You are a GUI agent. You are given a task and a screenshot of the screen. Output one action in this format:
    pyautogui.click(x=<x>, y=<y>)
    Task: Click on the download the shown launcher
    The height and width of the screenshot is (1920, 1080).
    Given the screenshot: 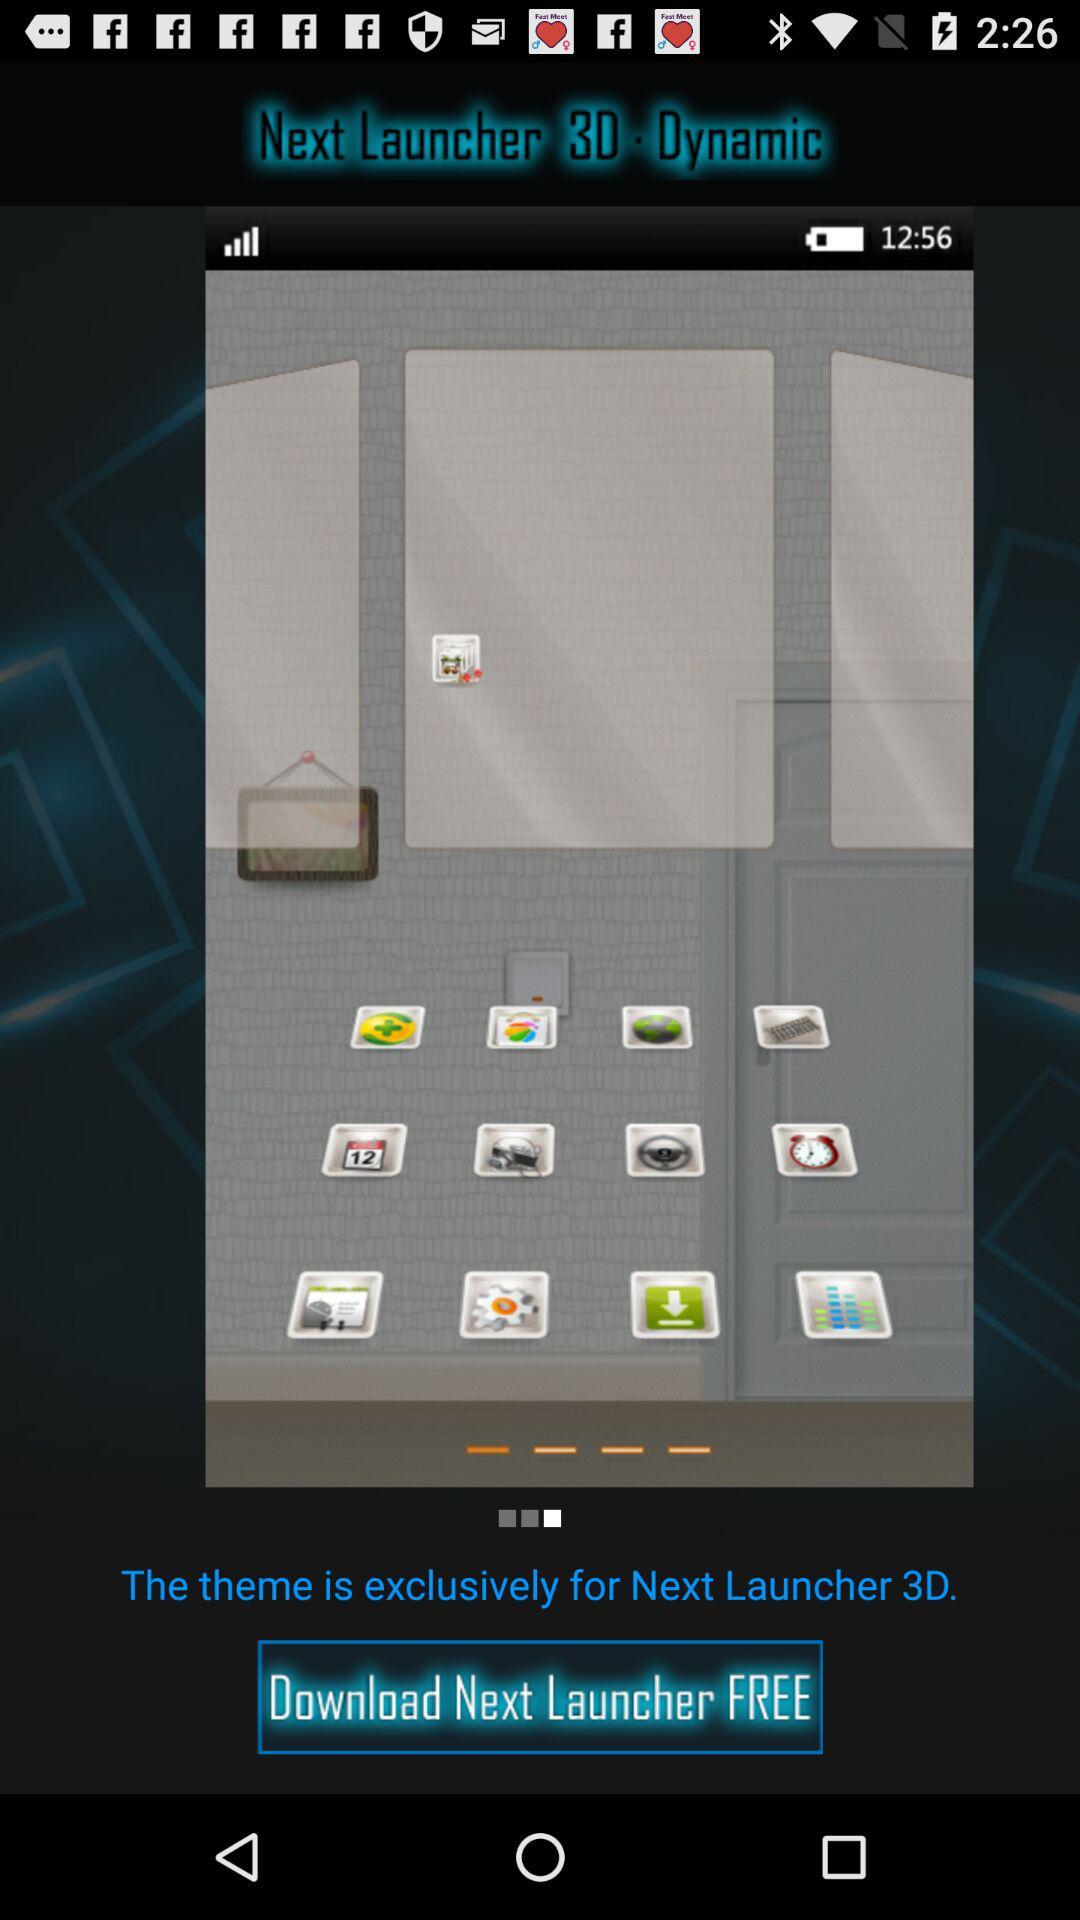 What is the action you would take?
    pyautogui.click(x=540, y=1696)
    